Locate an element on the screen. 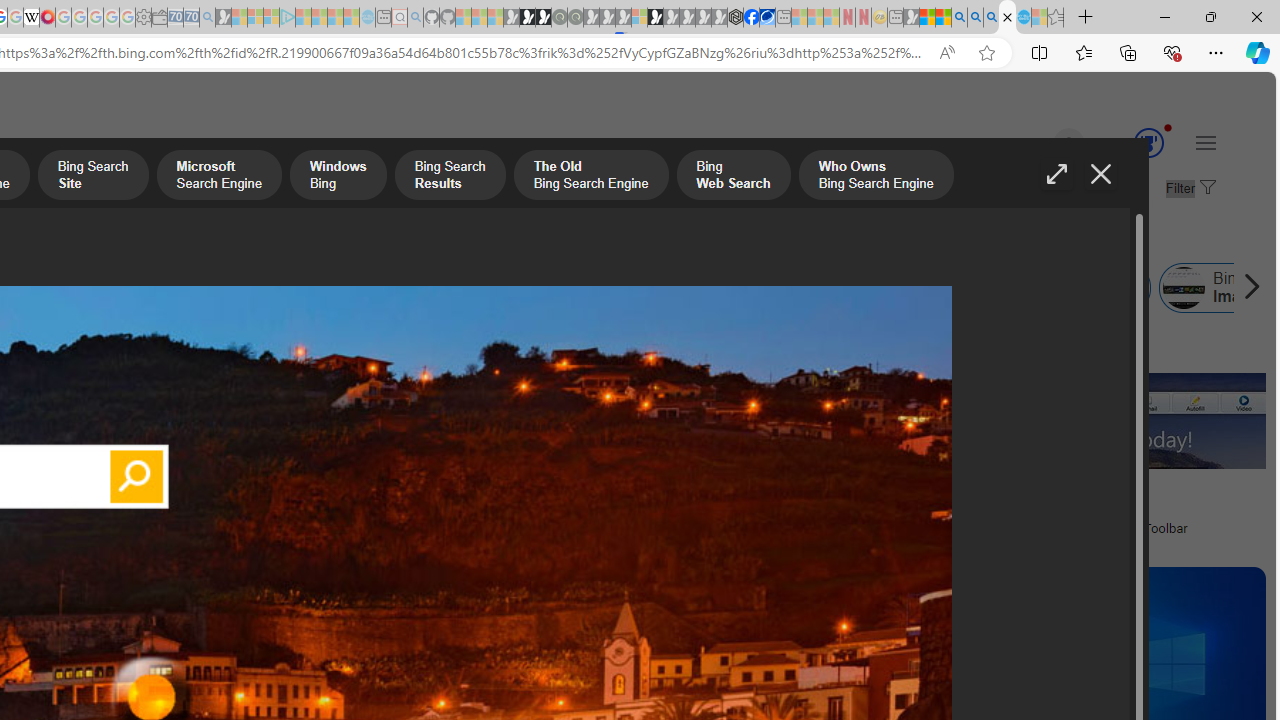 This screenshot has height=720, width=1280. 'Play Zoo Boom in your browser | Games from Microsoft Start' is located at coordinates (527, 17).